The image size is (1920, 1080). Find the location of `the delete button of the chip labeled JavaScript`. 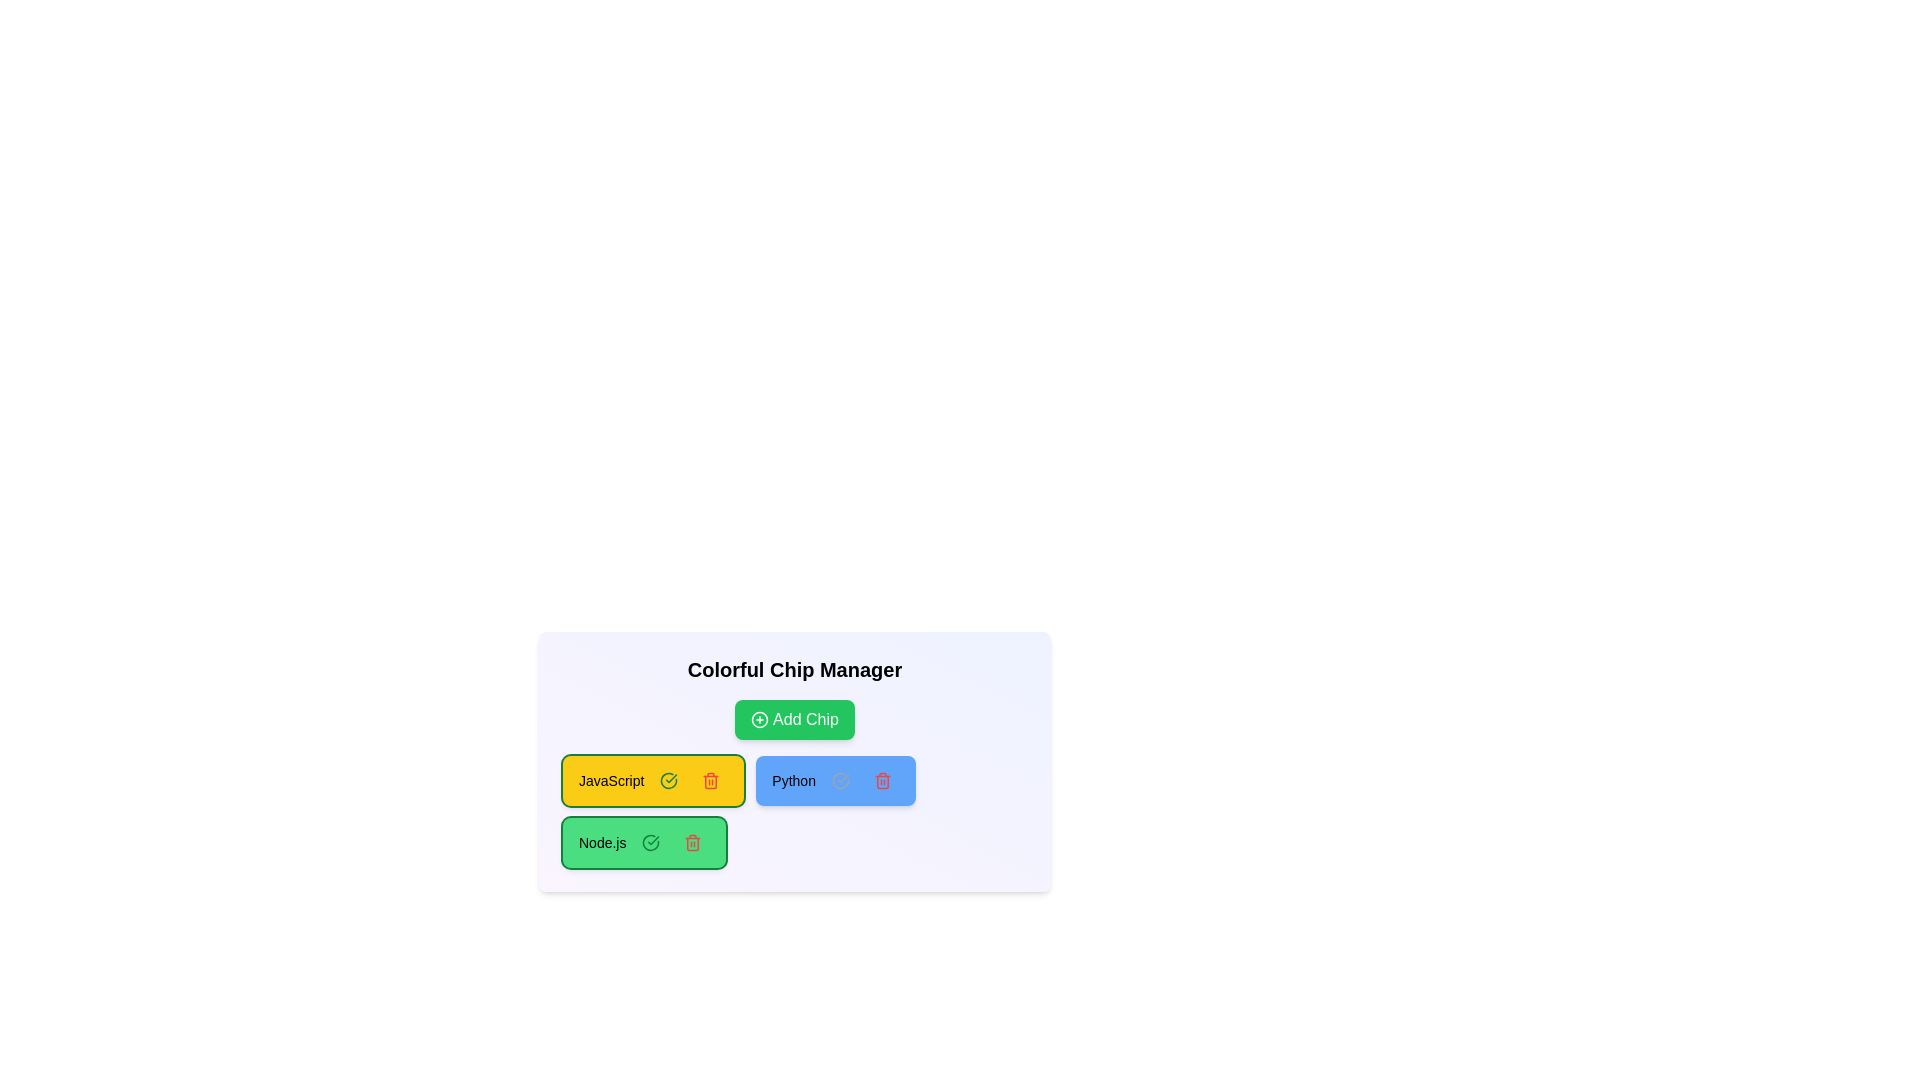

the delete button of the chip labeled JavaScript is located at coordinates (711, 779).